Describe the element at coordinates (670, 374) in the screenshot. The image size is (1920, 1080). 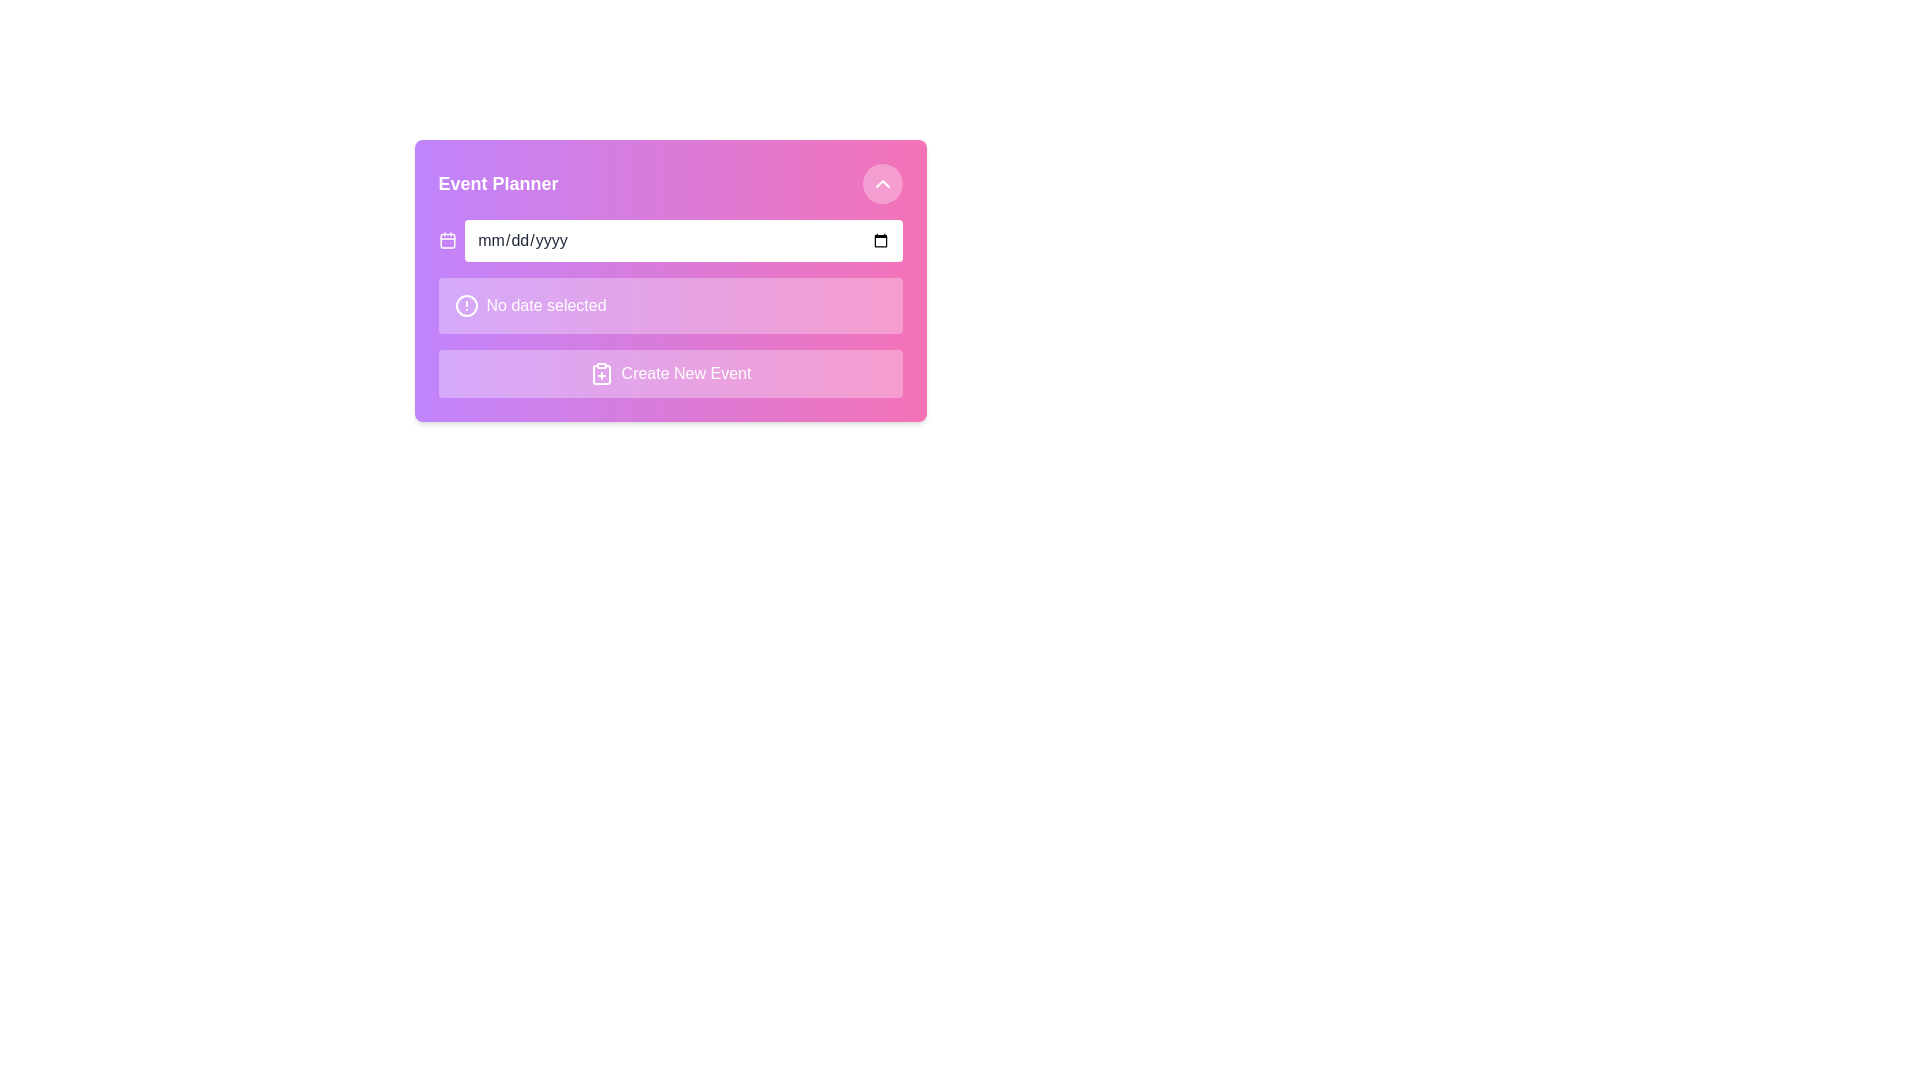
I see `the 'Create New Event' button` at that location.